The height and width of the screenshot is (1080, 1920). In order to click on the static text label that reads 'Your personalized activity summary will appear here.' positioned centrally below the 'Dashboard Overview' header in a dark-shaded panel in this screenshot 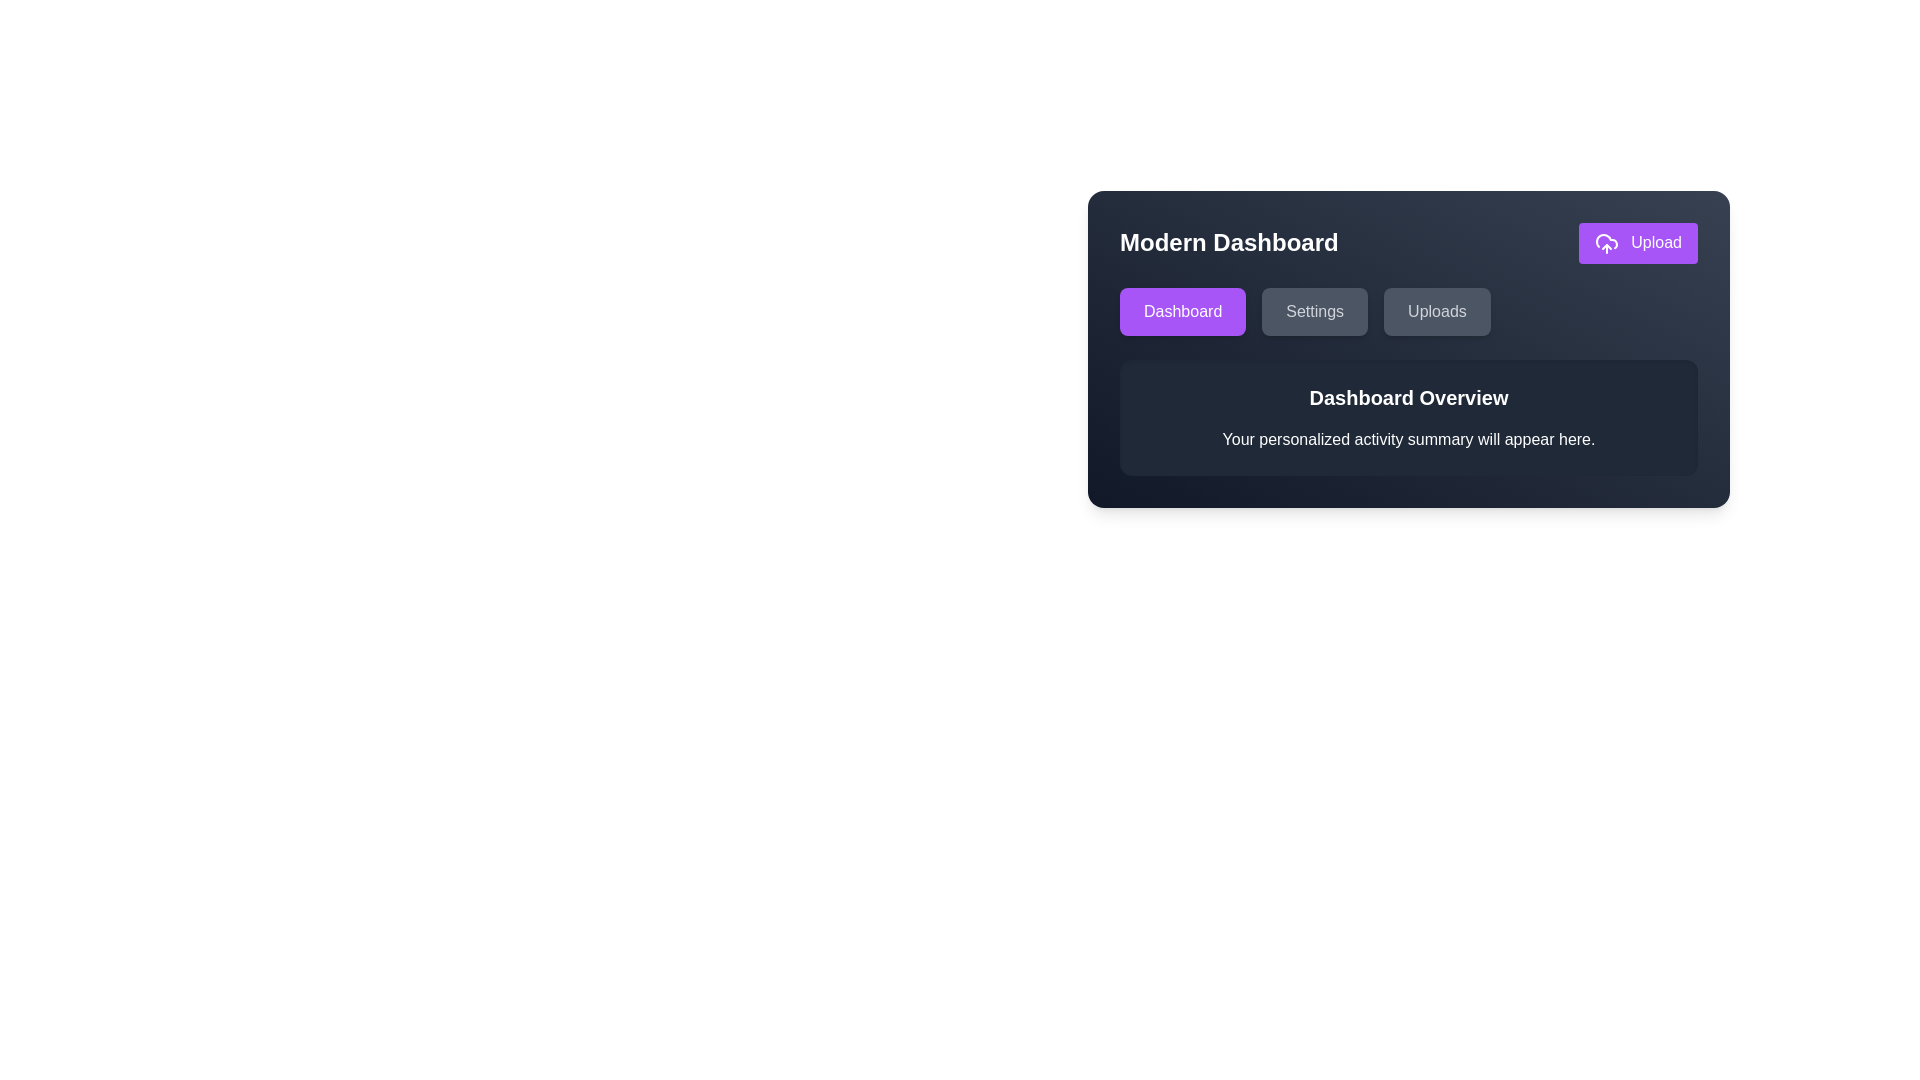, I will do `click(1408, 438)`.